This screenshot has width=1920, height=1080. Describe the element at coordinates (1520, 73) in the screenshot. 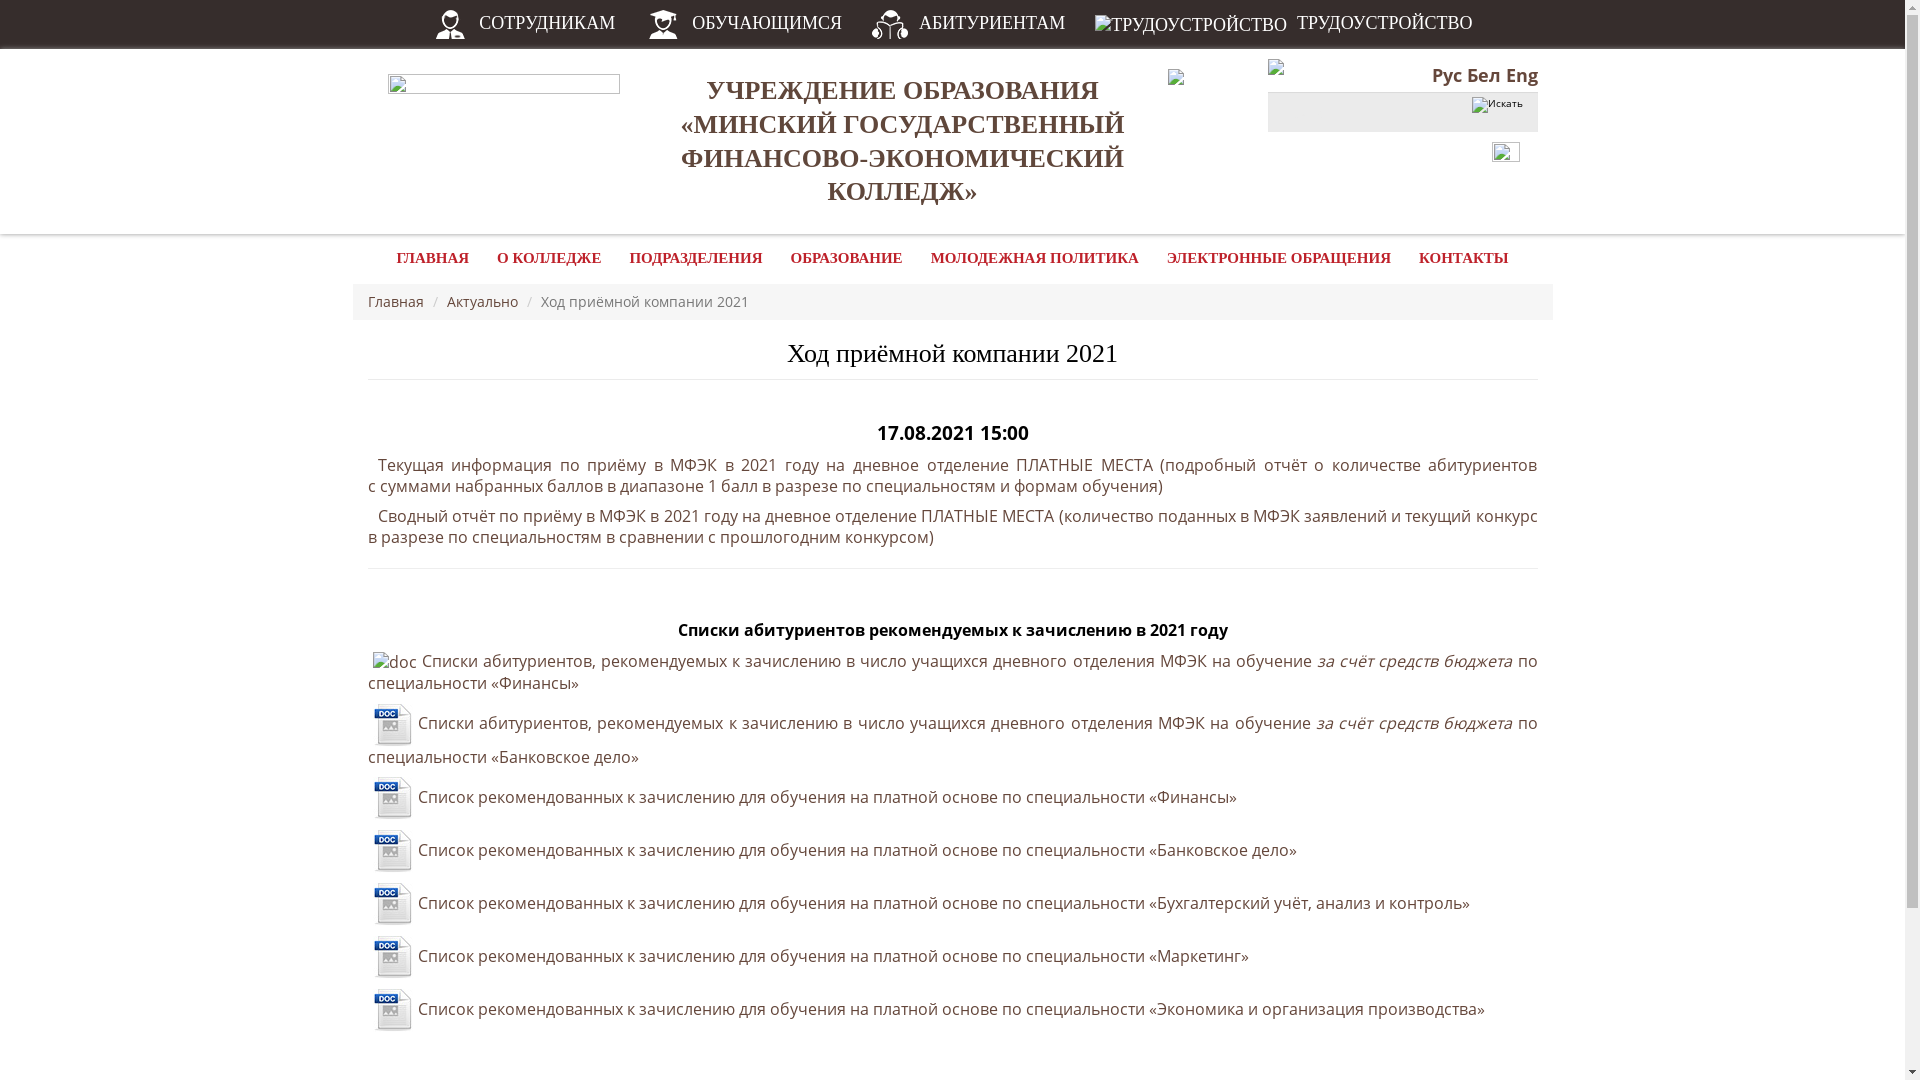

I see `'Eng'` at that location.